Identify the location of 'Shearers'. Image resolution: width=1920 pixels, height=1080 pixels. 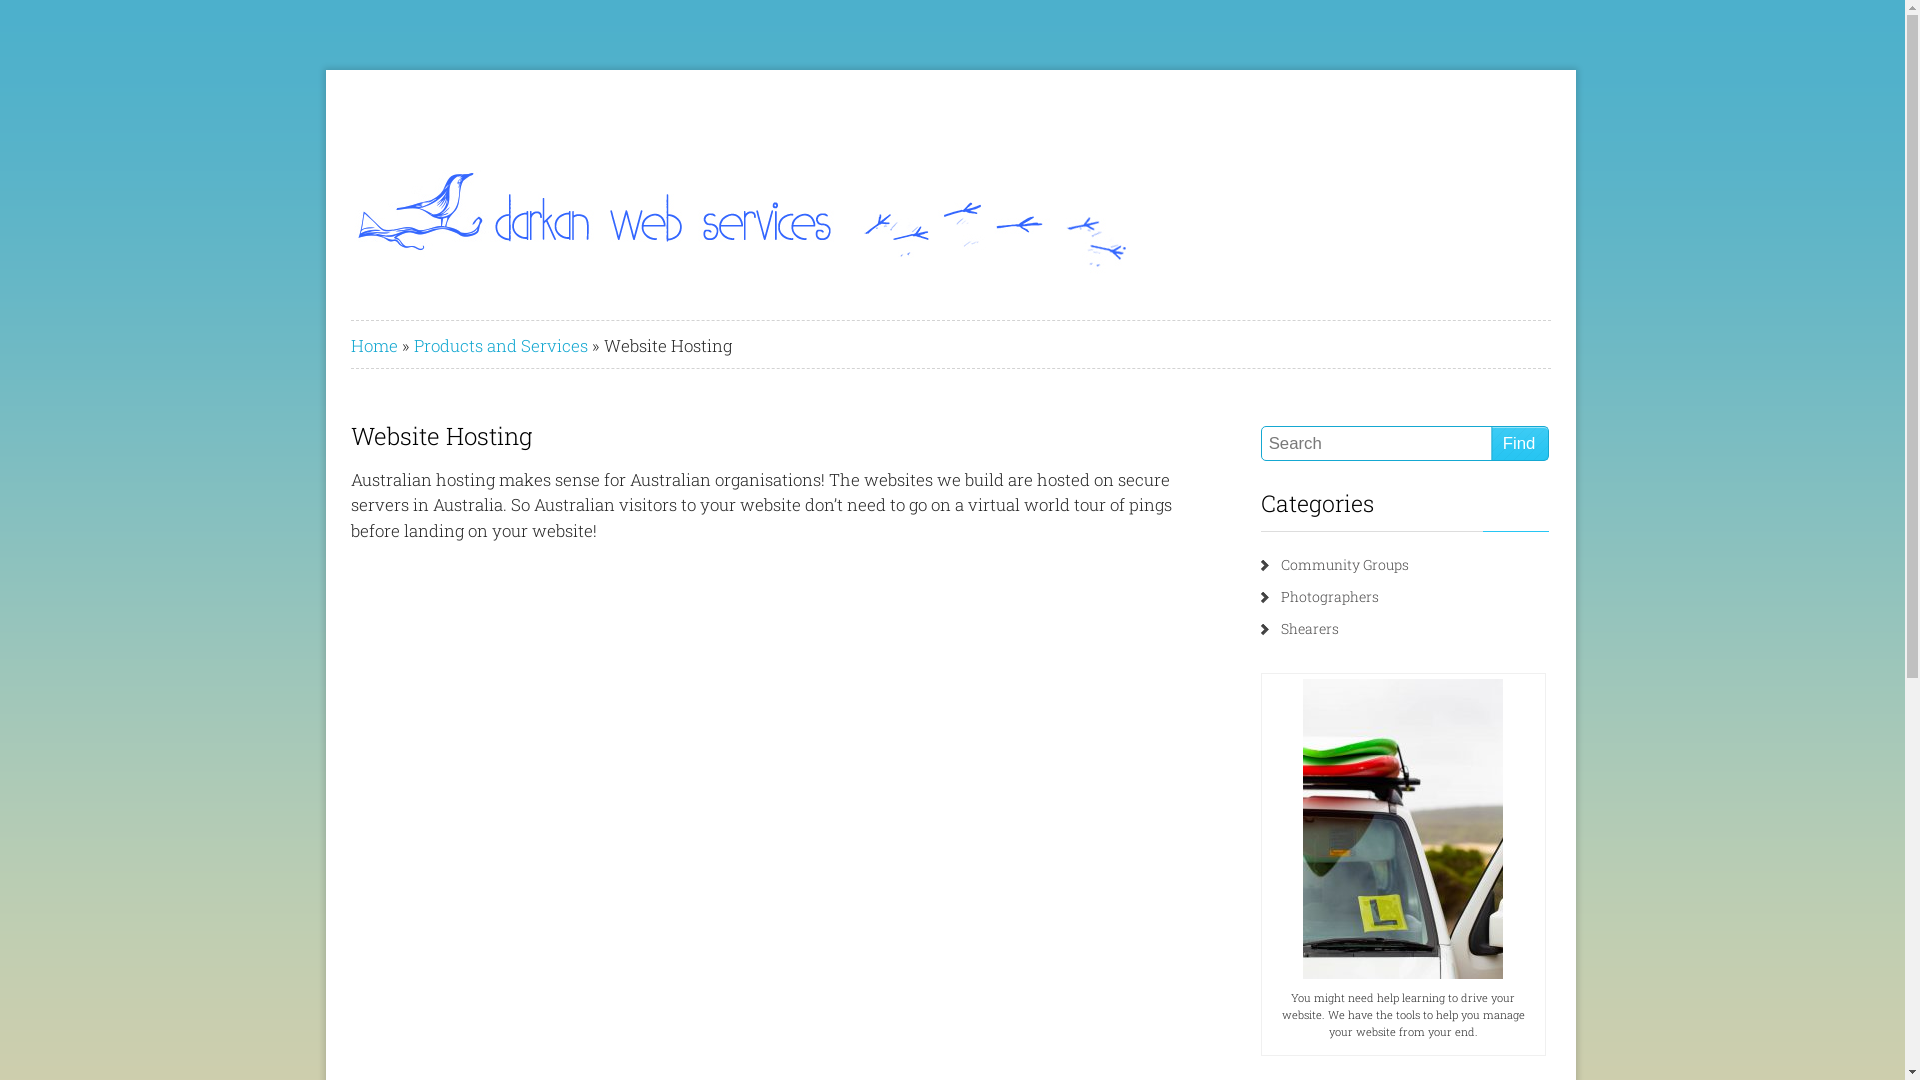
(1281, 627).